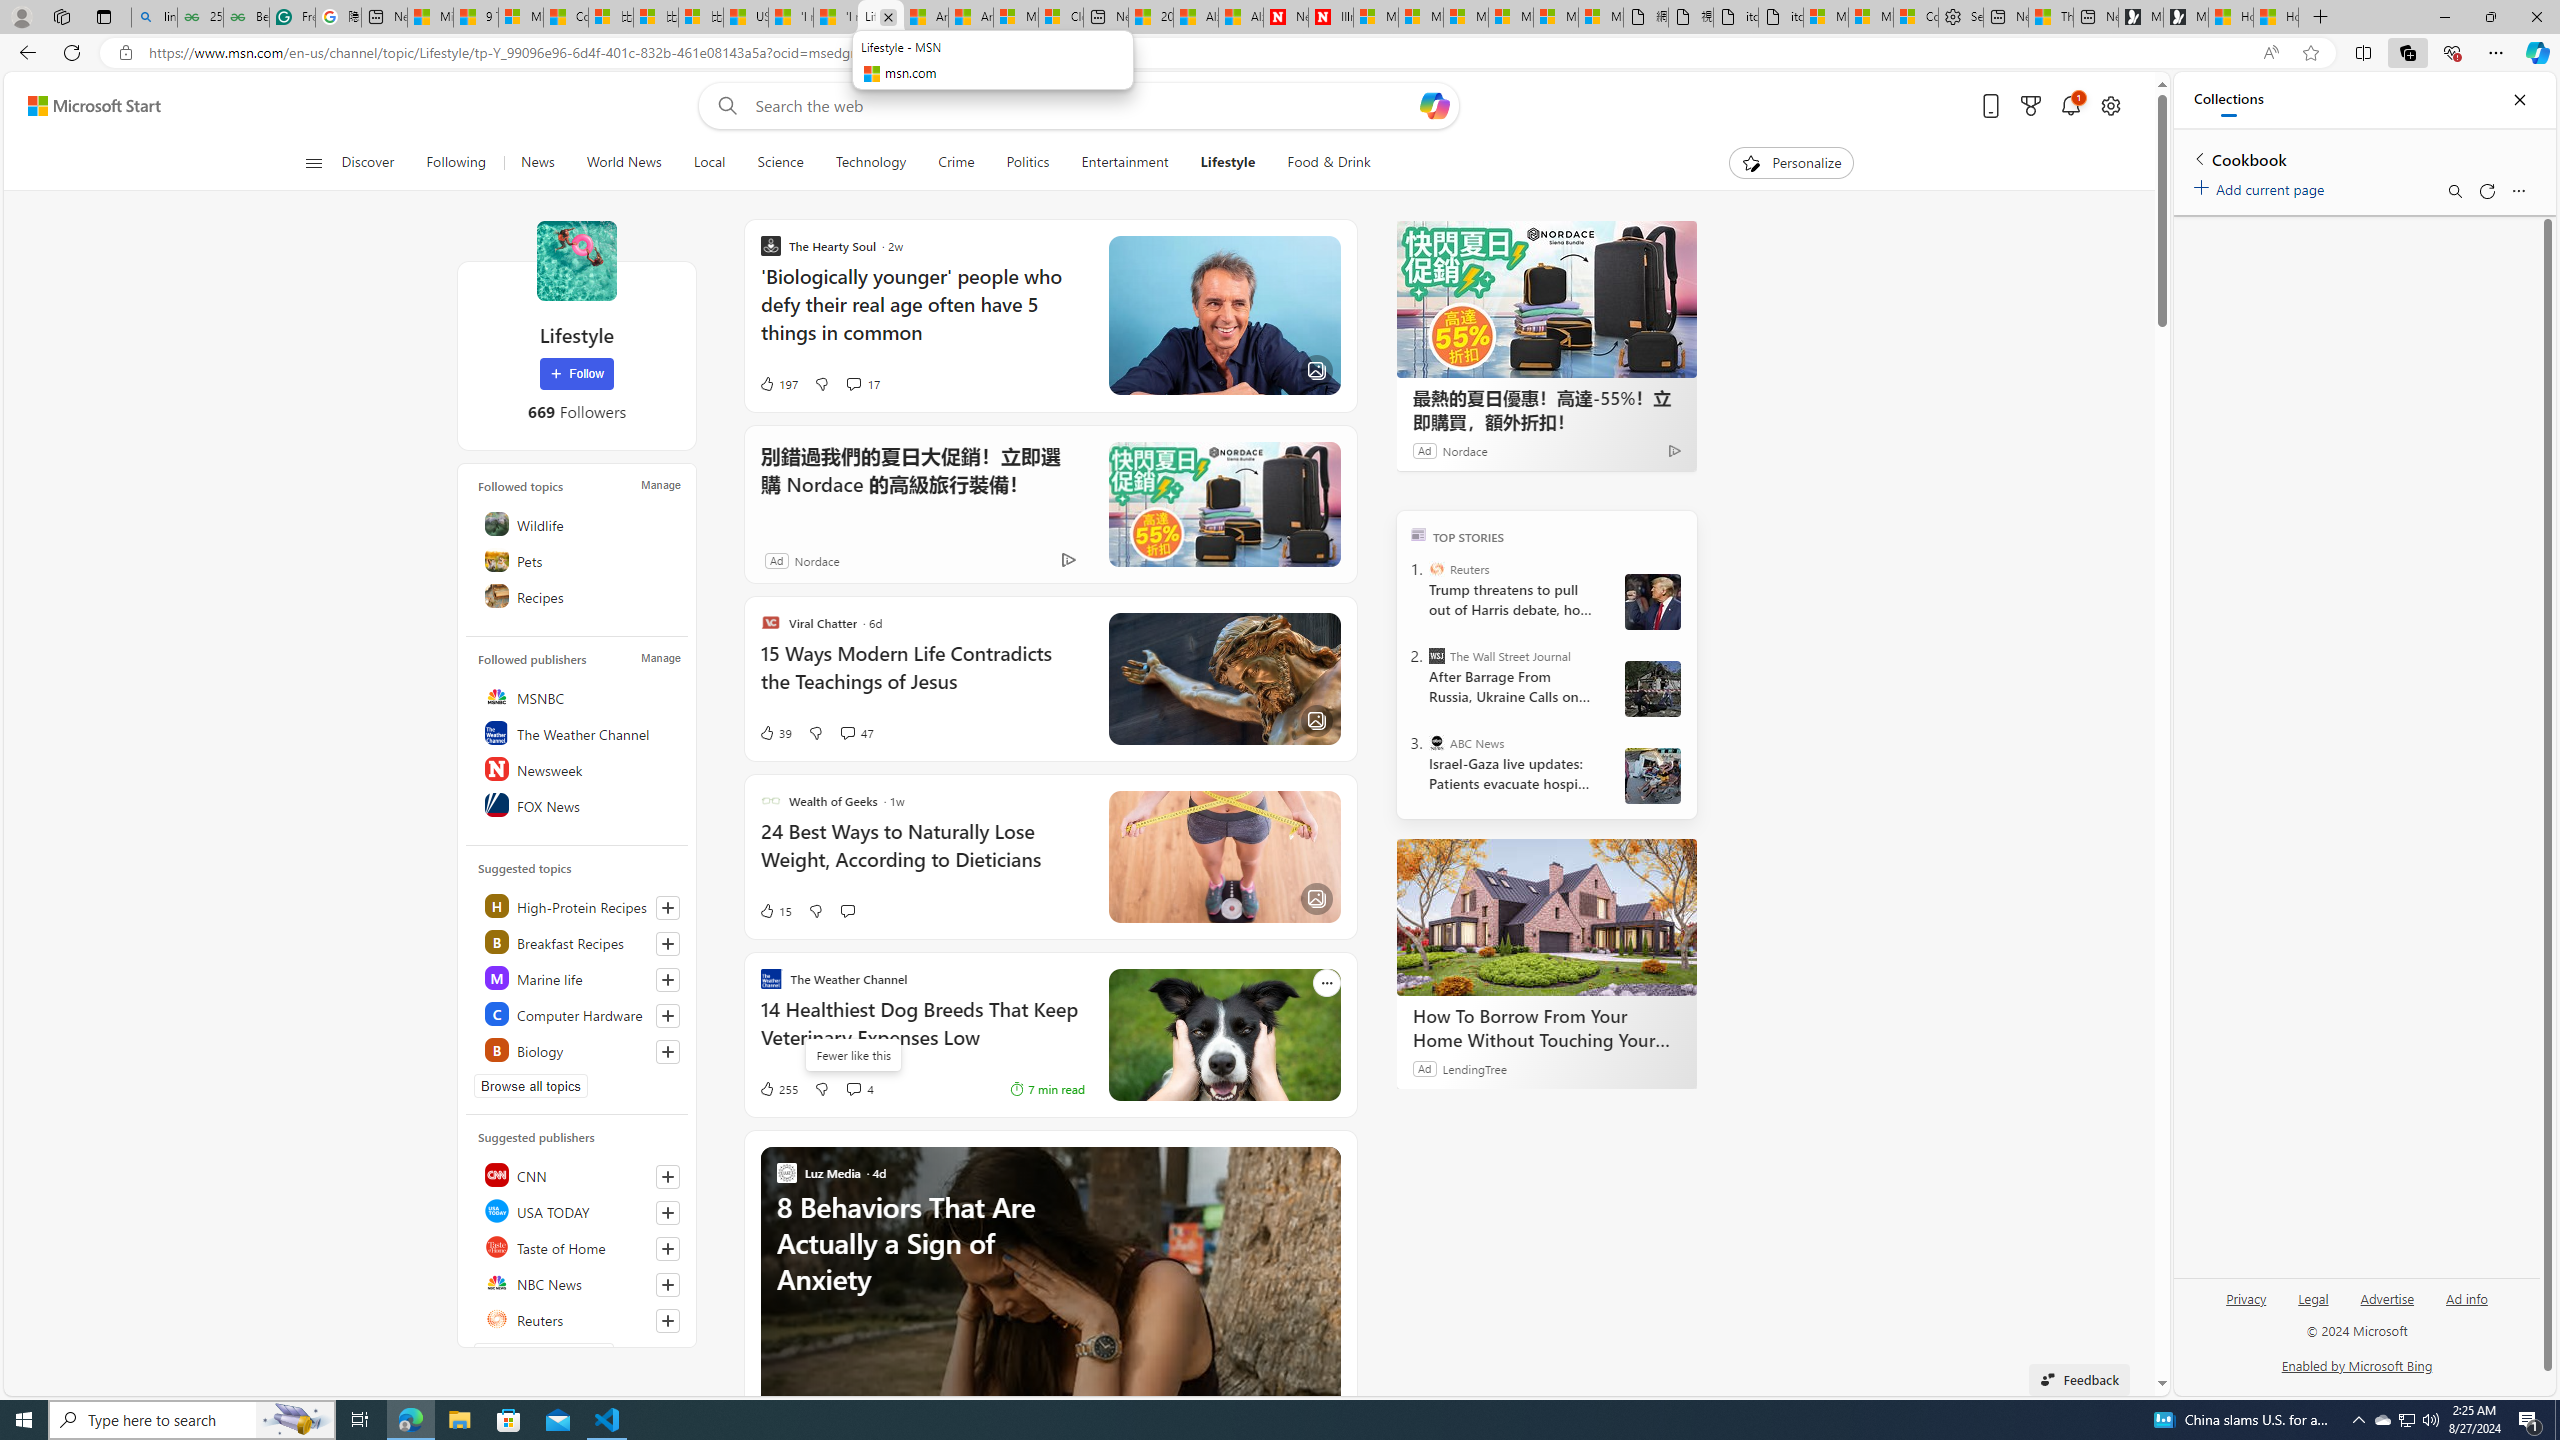 This screenshot has height=1440, width=2560. What do you see at coordinates (668, 1321) in the screenshot?
I see `'Follow this source'` at bounding box center [668, 1321].